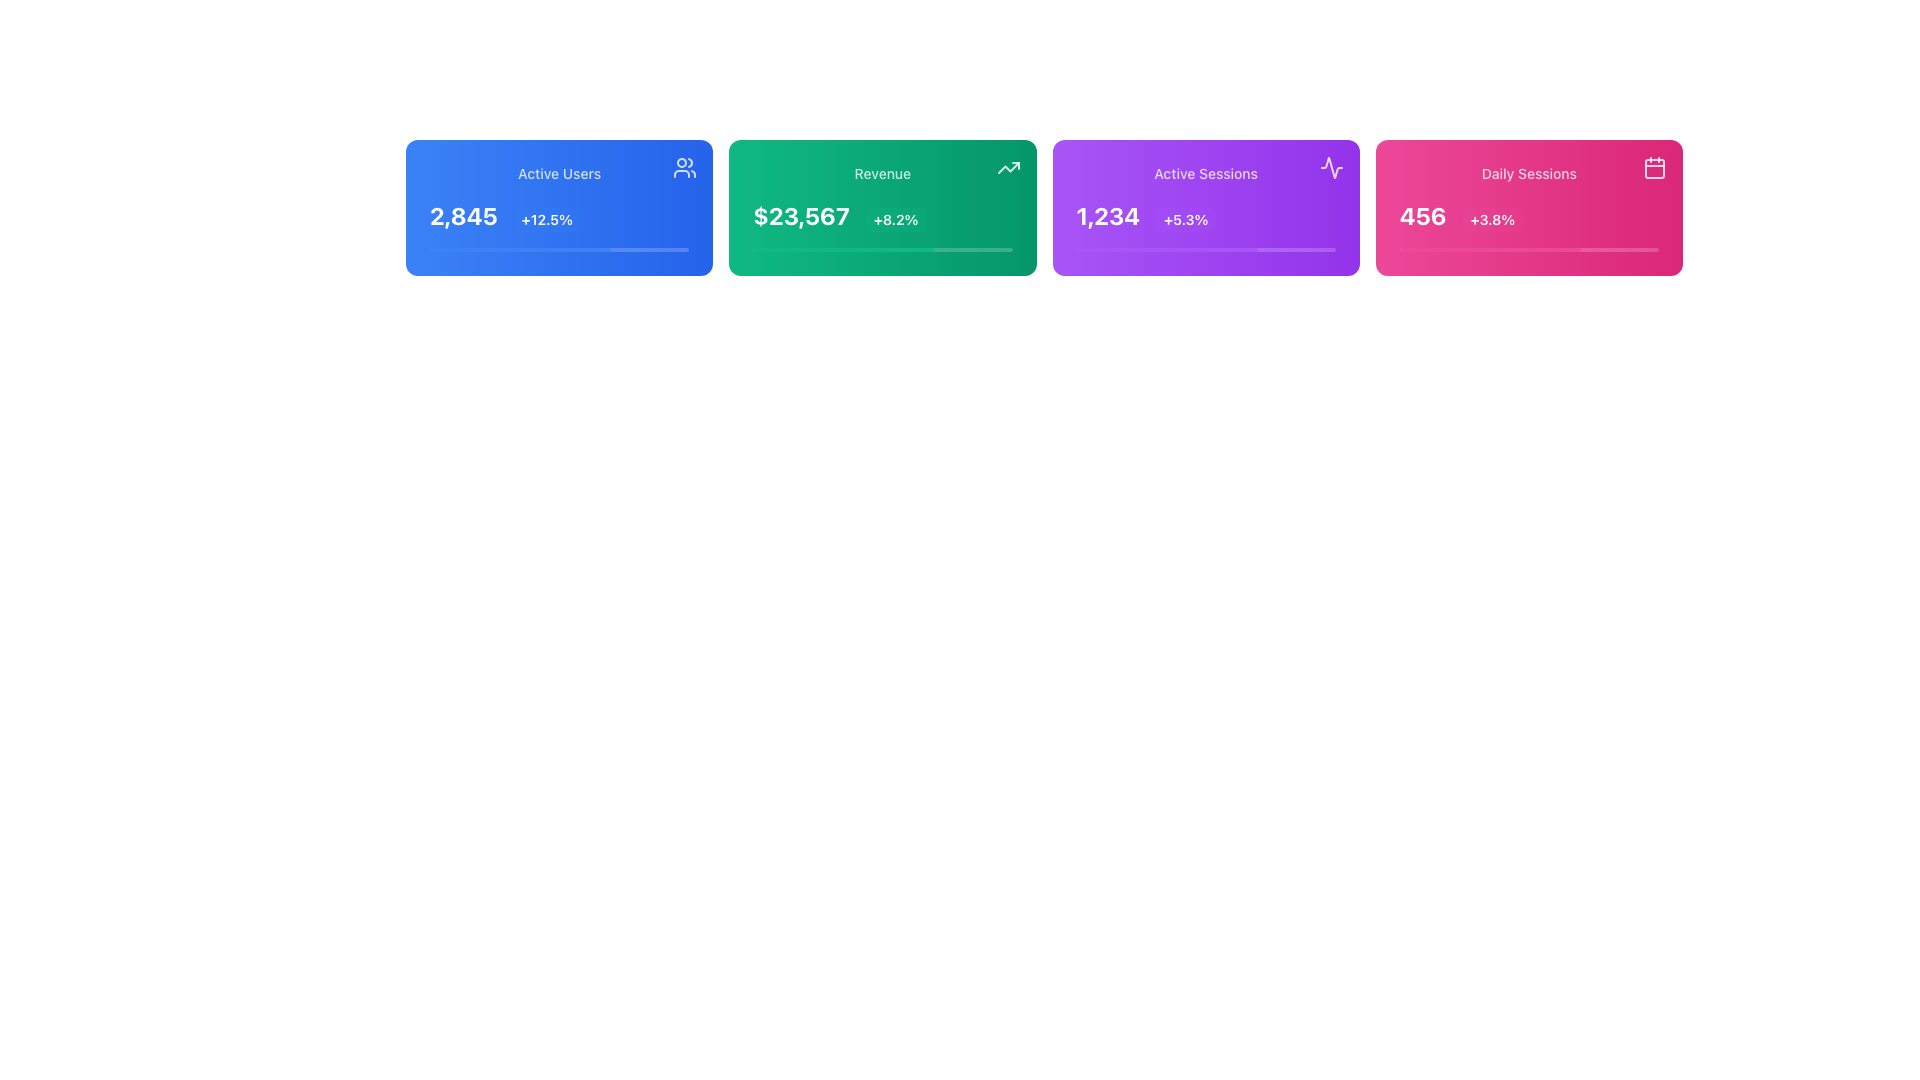 The width and height of the screenshot is (1920, 1080). I want to click on percentage value displayed on the label located within the 'Active Sessions' card, positioned to the right of the bold numerical value '1,234', so click(1186, 219).